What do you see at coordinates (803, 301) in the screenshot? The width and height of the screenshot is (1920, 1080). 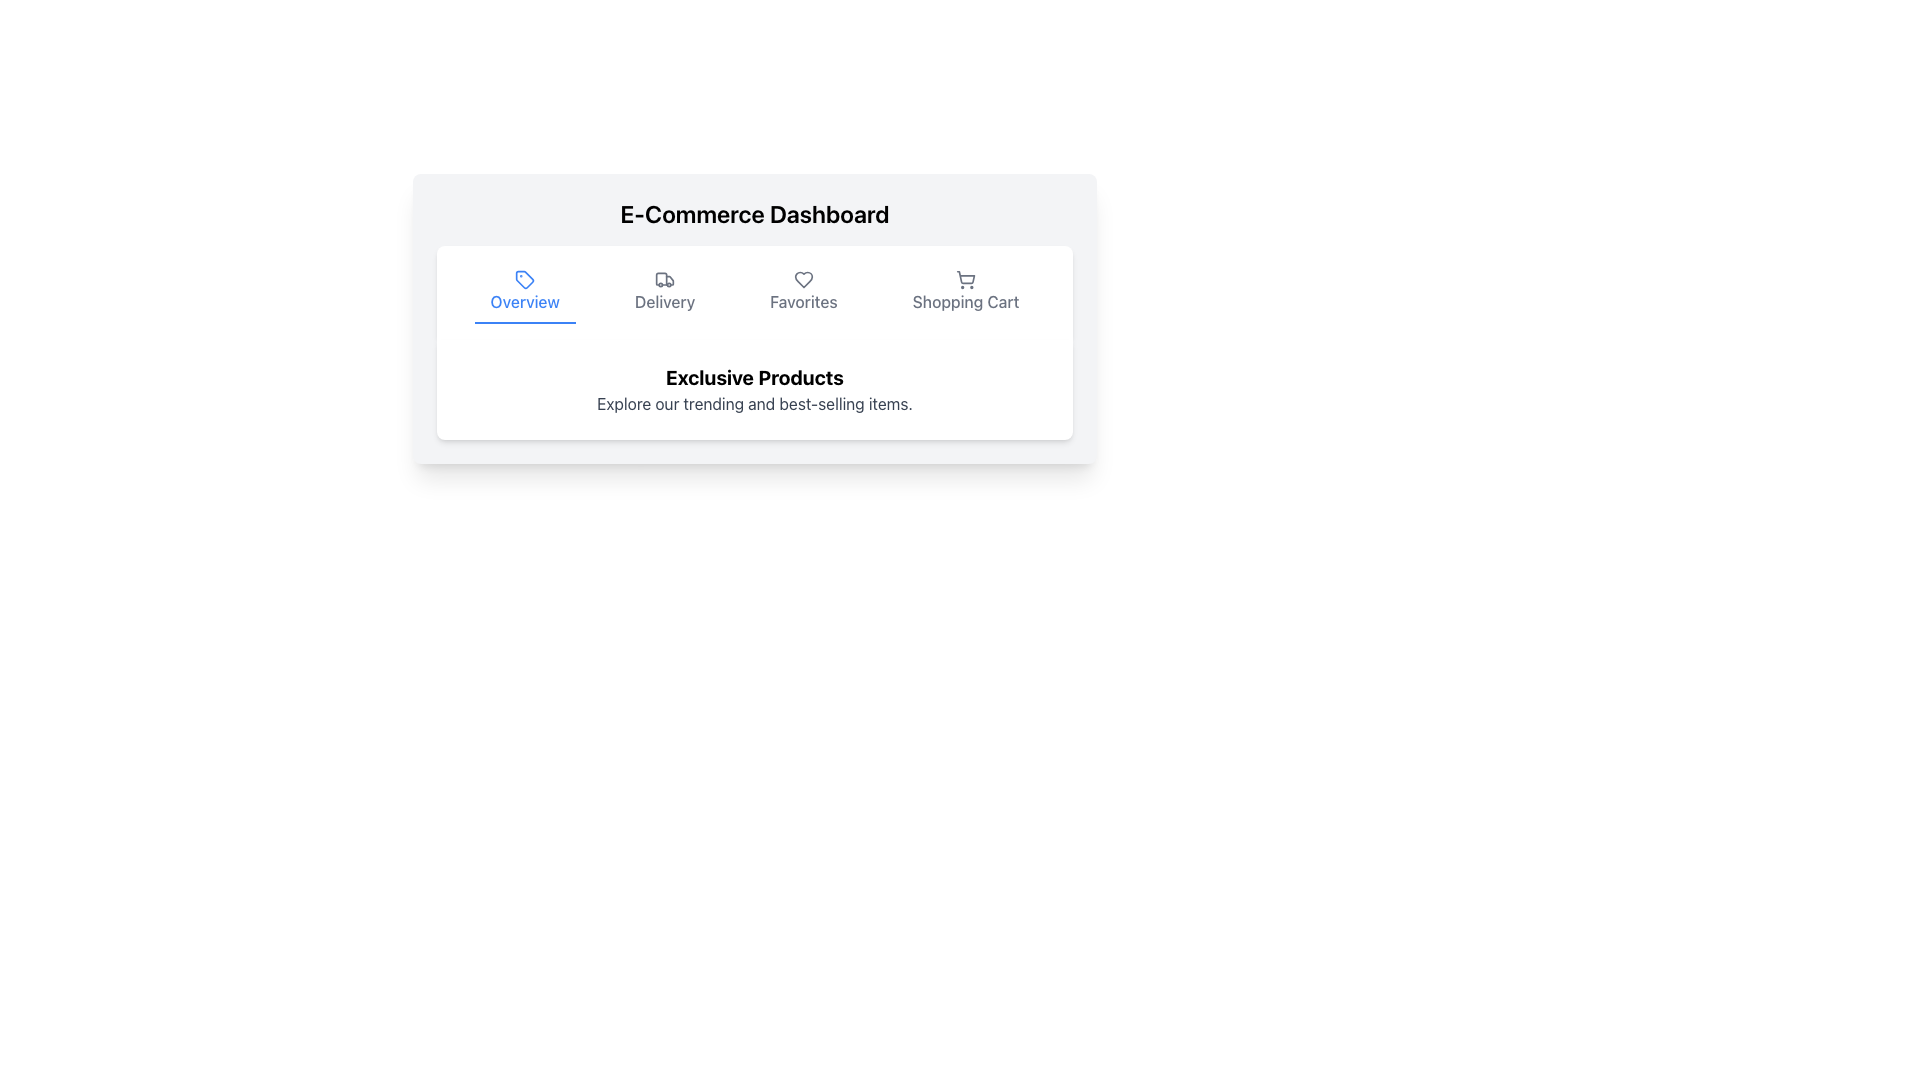 I see `the 'Favorites' label in the navigation bar` at bounding box center [803, 301].